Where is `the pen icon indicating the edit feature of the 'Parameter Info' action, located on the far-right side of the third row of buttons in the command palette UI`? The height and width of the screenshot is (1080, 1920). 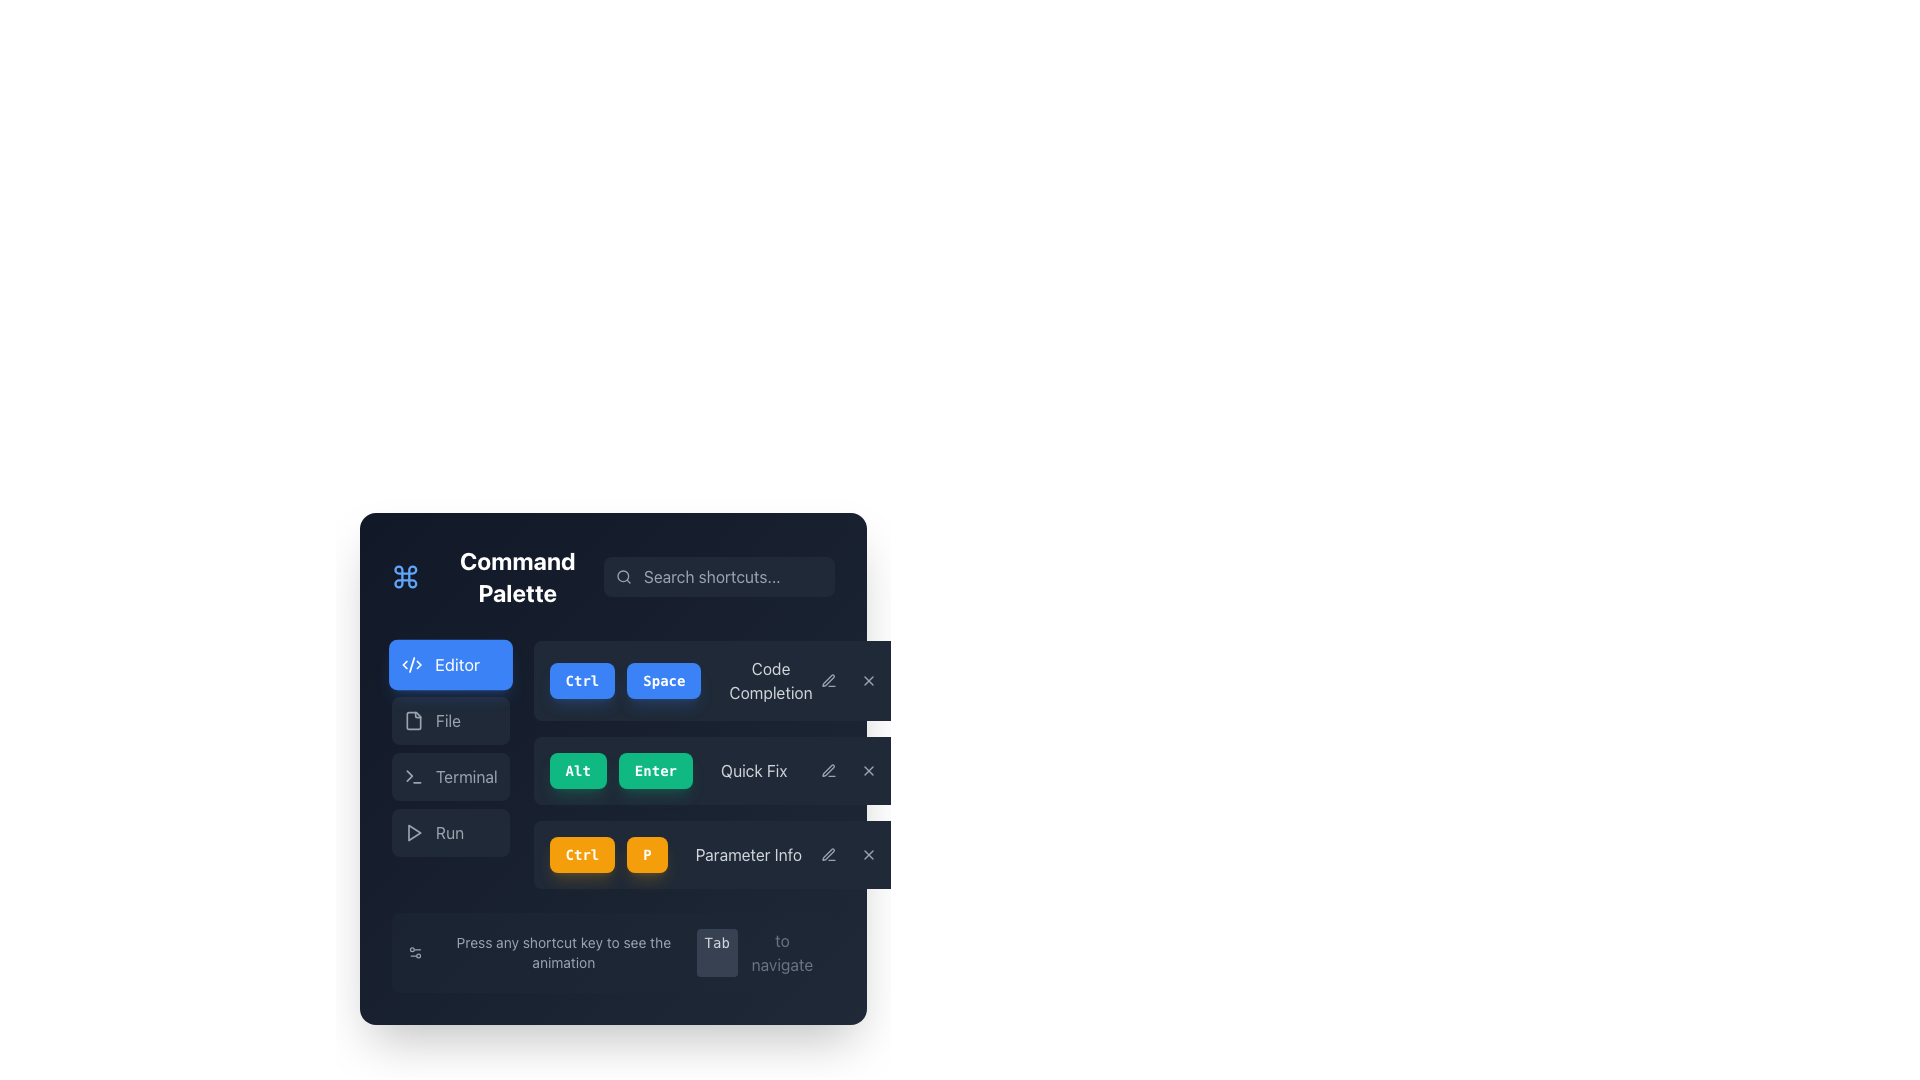 the pen icon indicating the edit feature of the 'Parameter Info' action, located on the far-right side of the third row of buttons in the command palette UI is located at coordinates (828, 855).